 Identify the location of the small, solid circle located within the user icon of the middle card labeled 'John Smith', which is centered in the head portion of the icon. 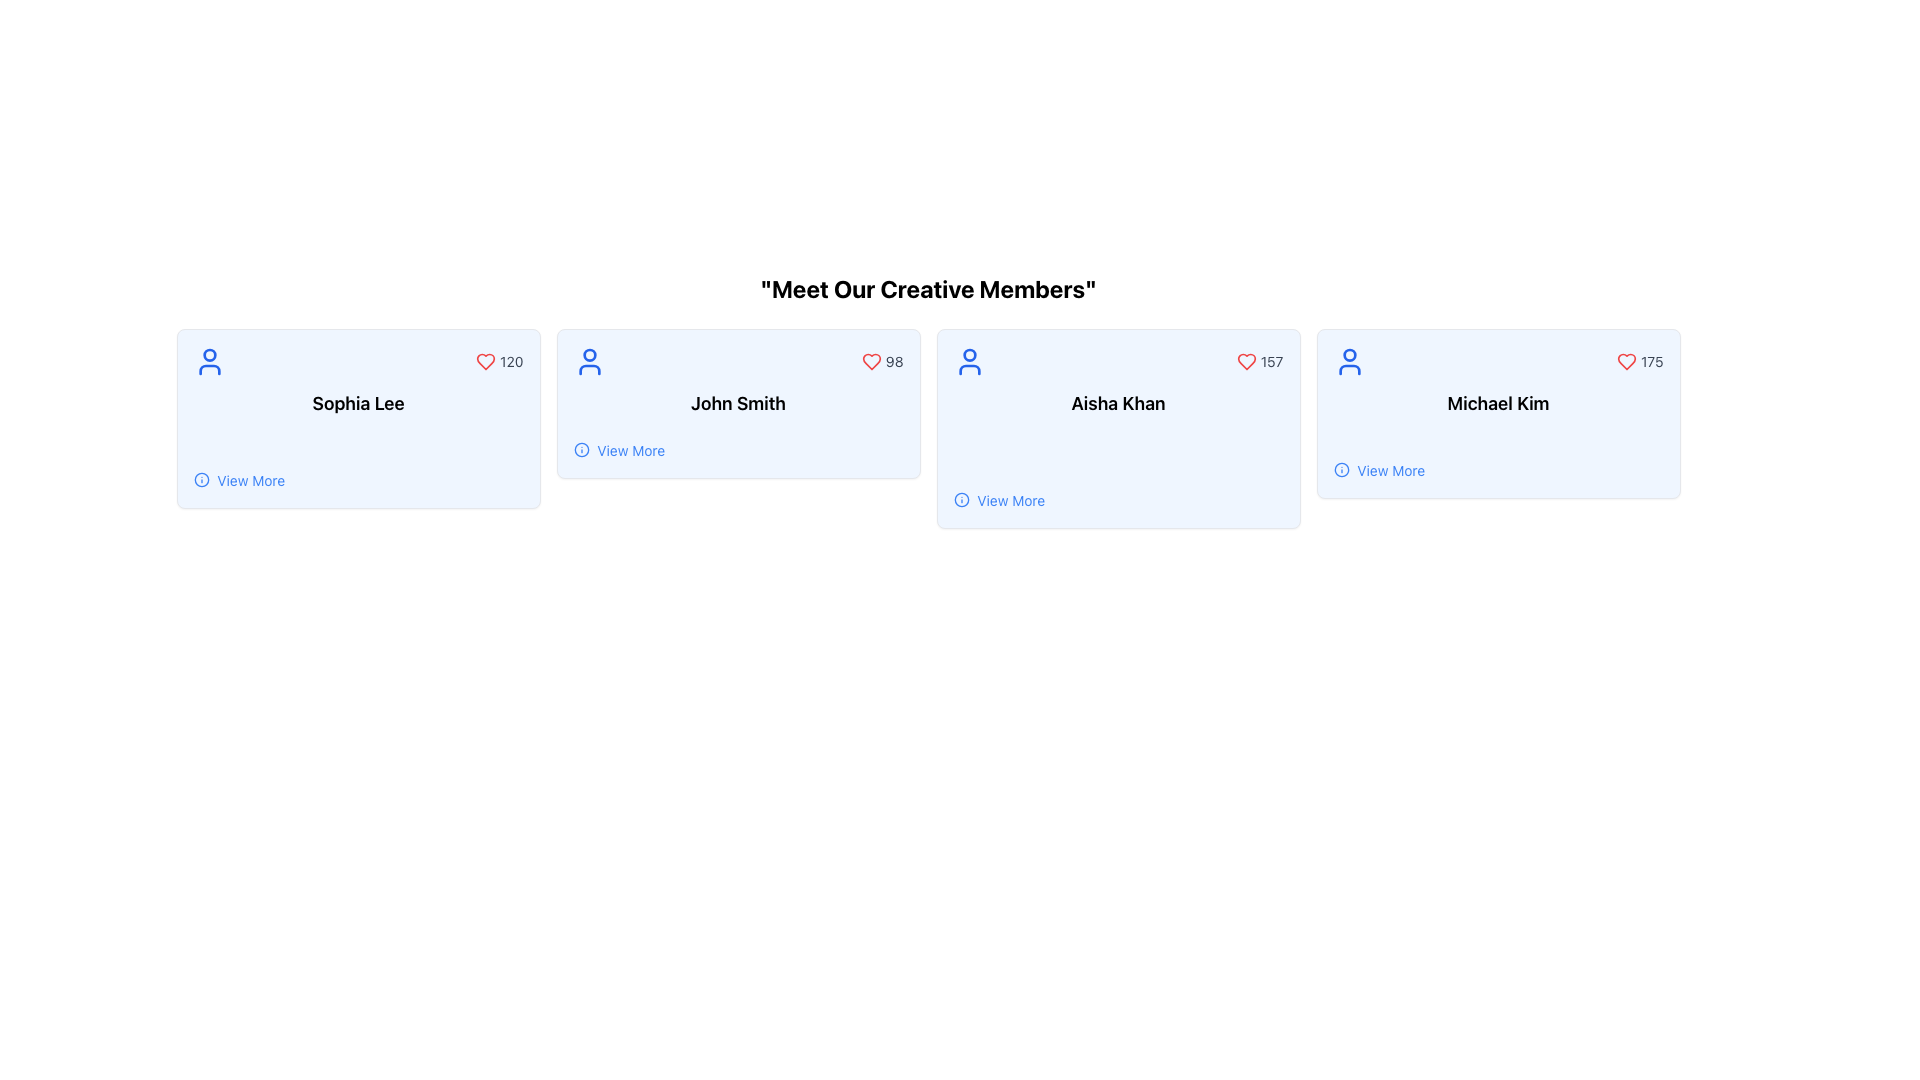
(588, 354).